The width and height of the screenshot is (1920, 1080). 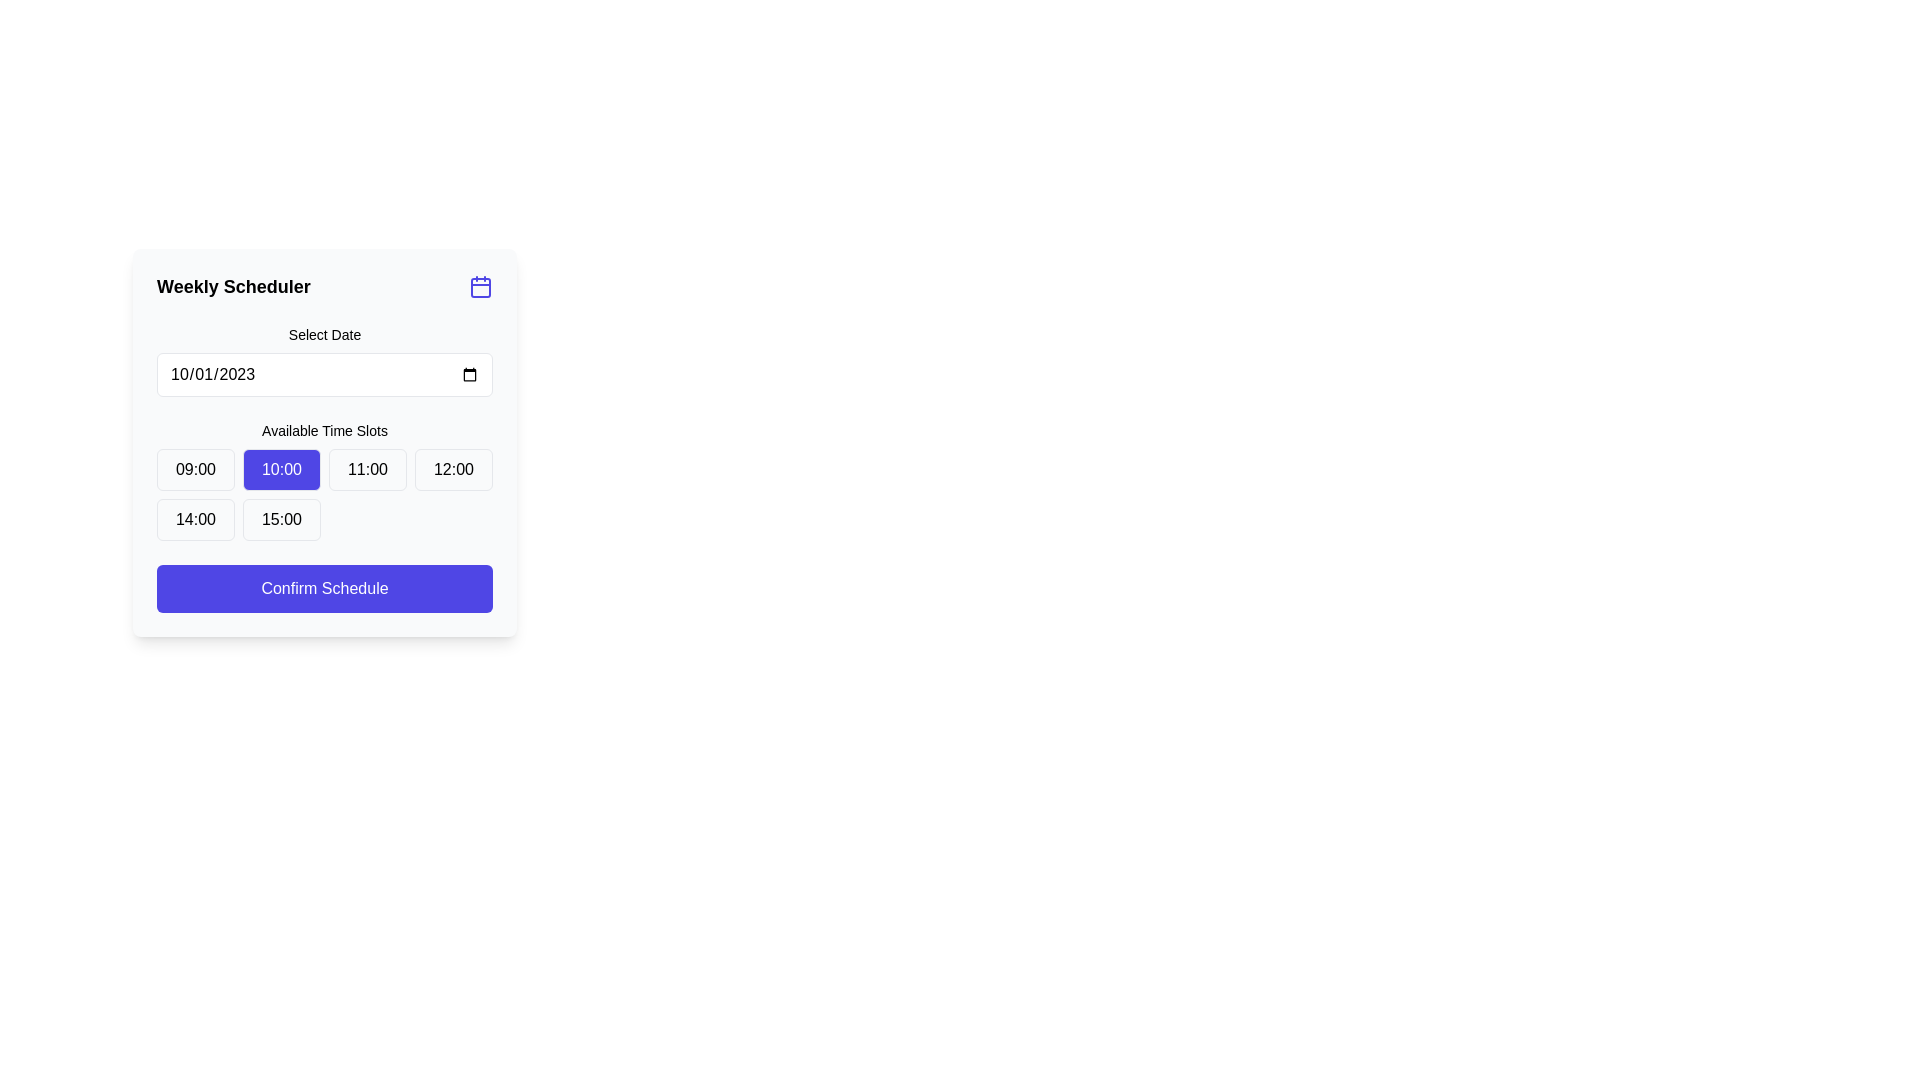 What do you see at coordinates (196, 519) in the screenshot?
I see `the button representing the selectable time slot '14:00' in the grid of time slots to choose this specific time` at bounding box center [196, 519].